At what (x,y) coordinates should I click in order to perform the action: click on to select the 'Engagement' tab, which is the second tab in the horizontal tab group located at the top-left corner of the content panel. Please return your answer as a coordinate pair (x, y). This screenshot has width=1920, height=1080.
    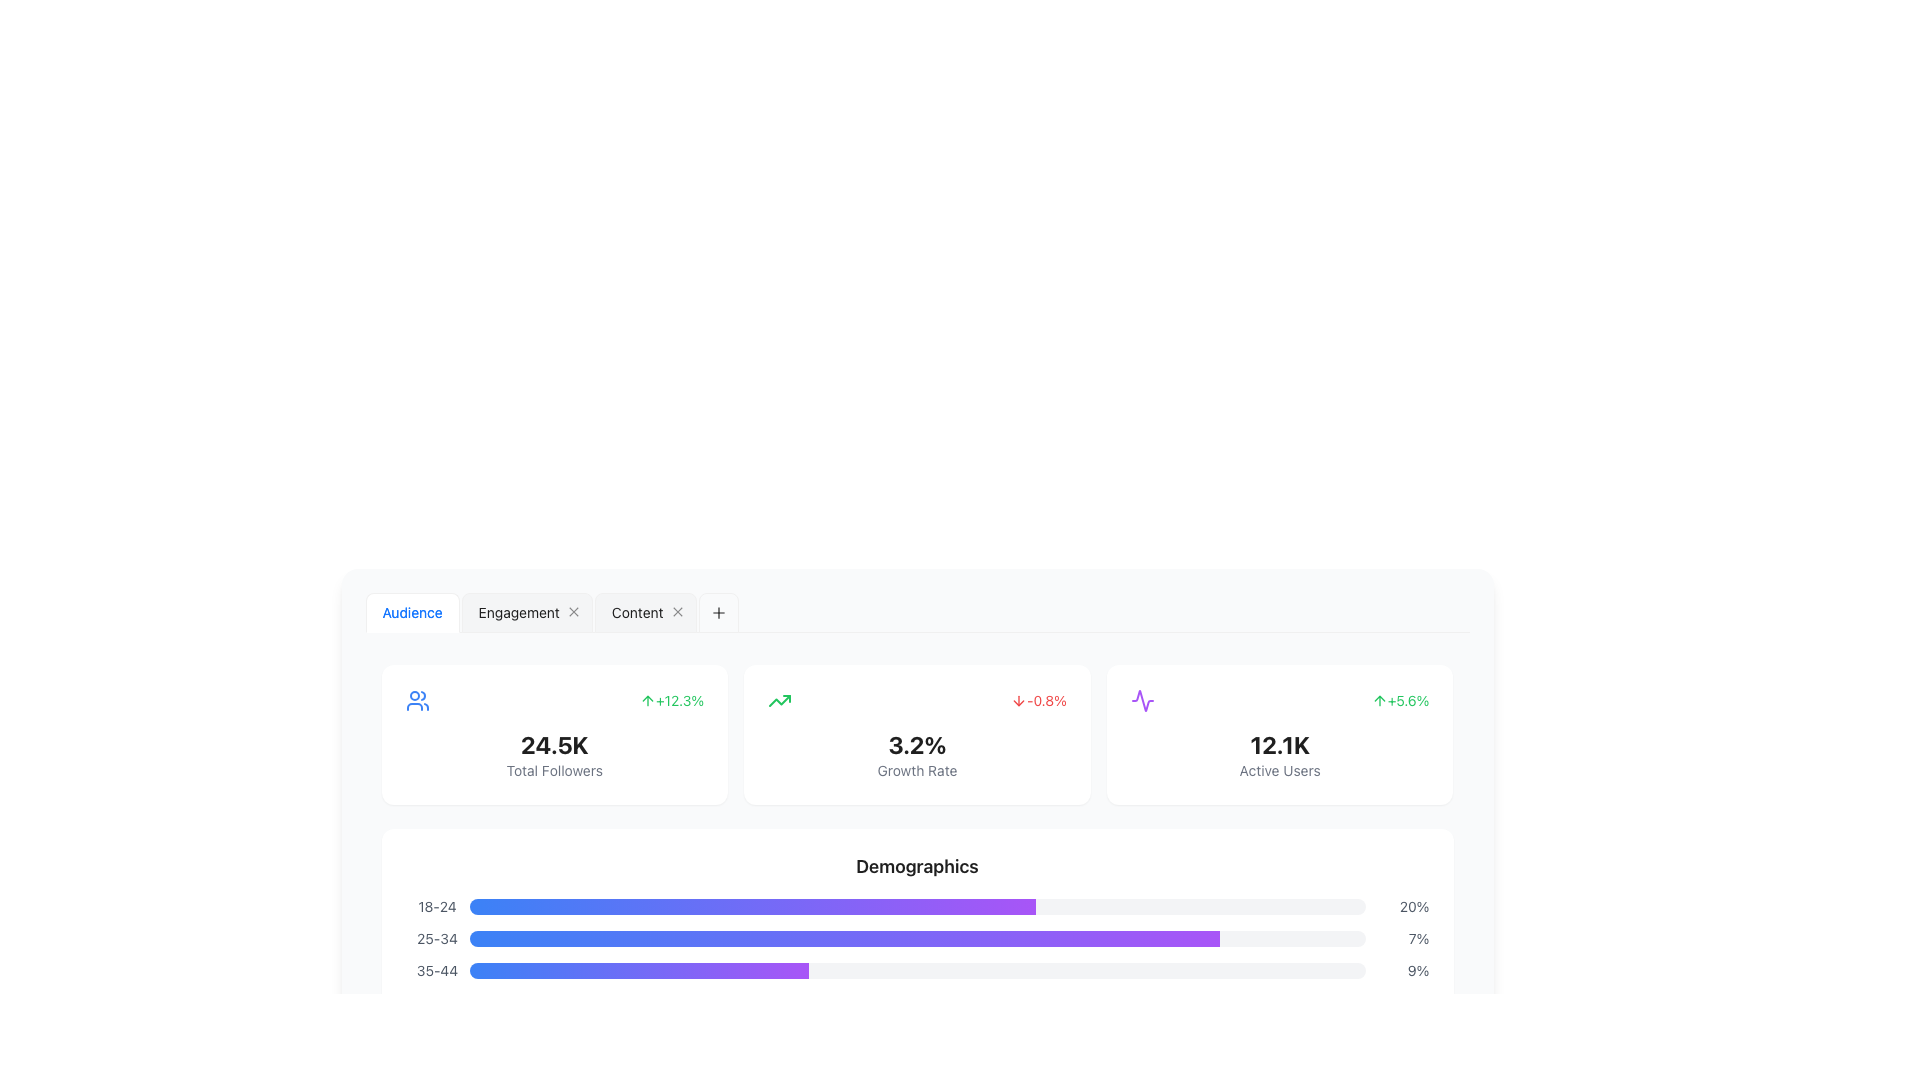
    Looking at the image, I should click on (518, 612).